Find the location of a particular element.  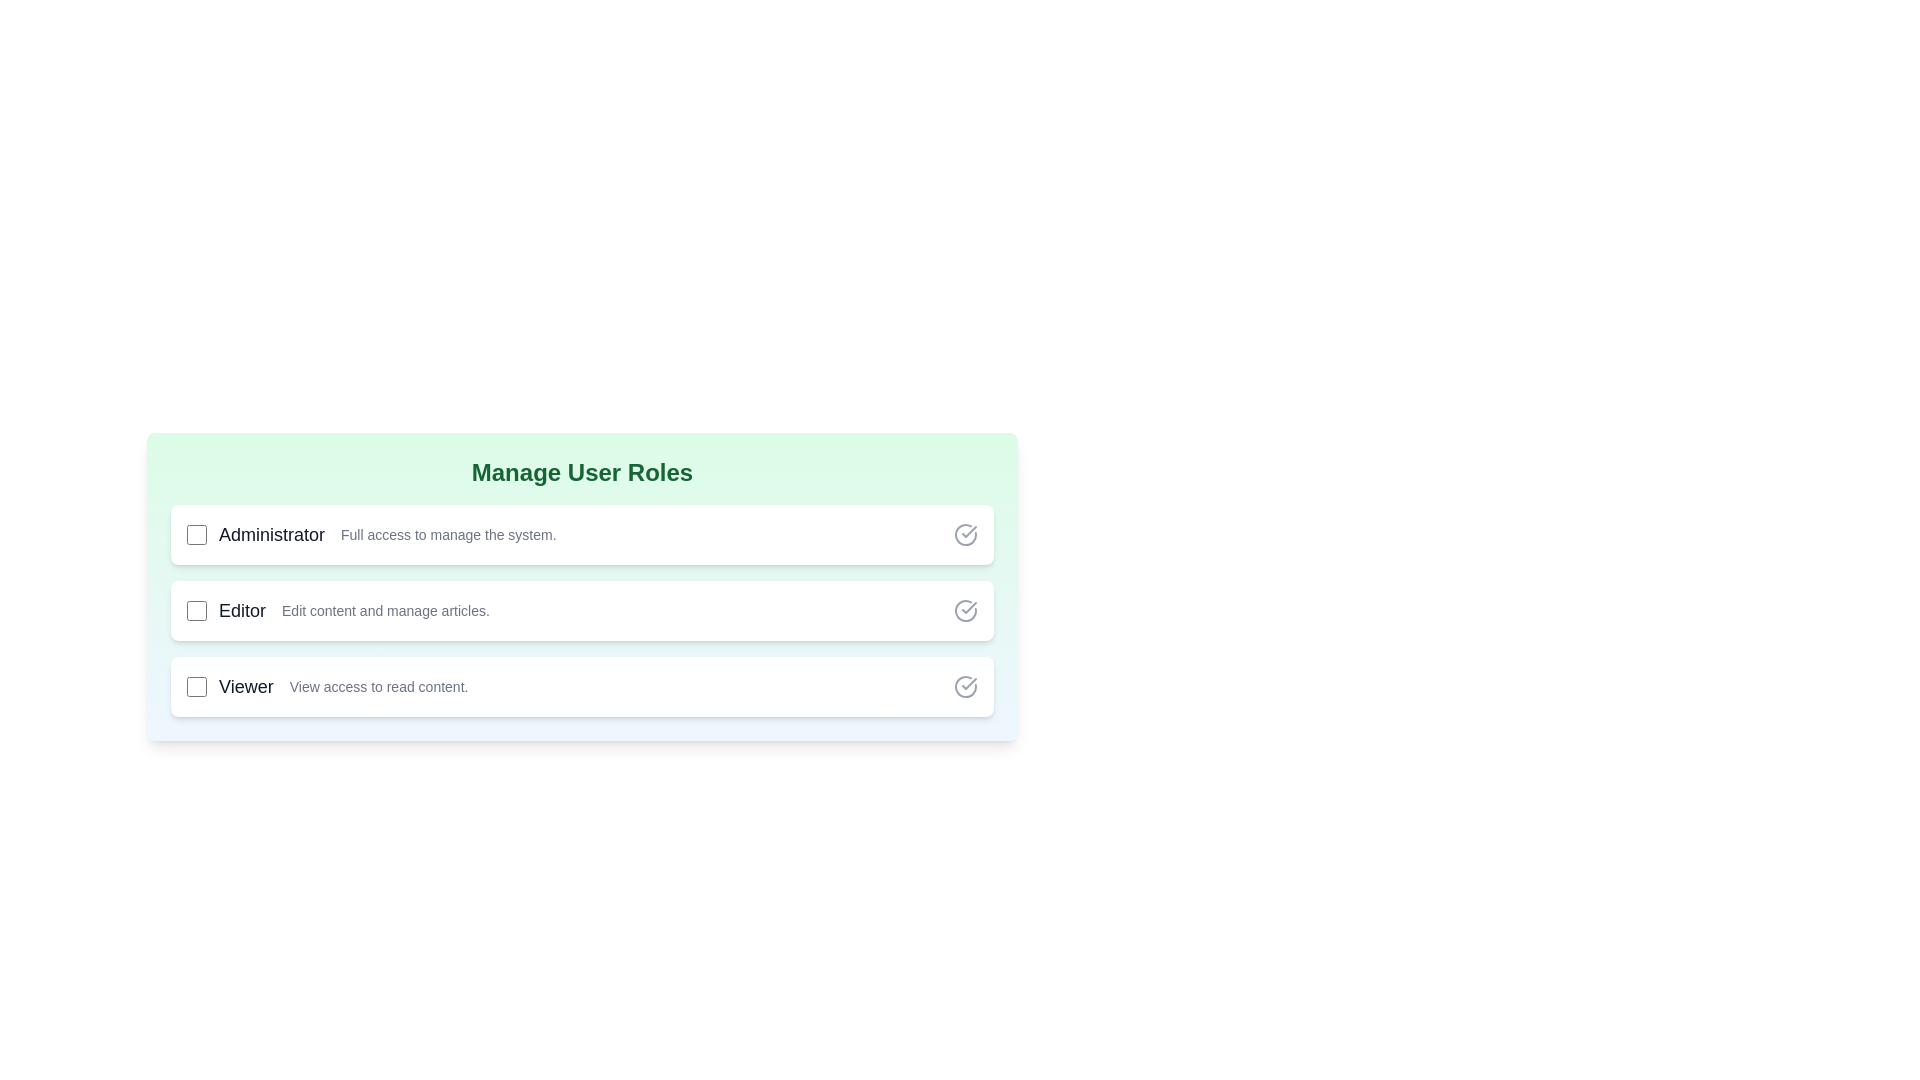

the role Editor by clicking its checkbox is located at coordinates (196, 609).